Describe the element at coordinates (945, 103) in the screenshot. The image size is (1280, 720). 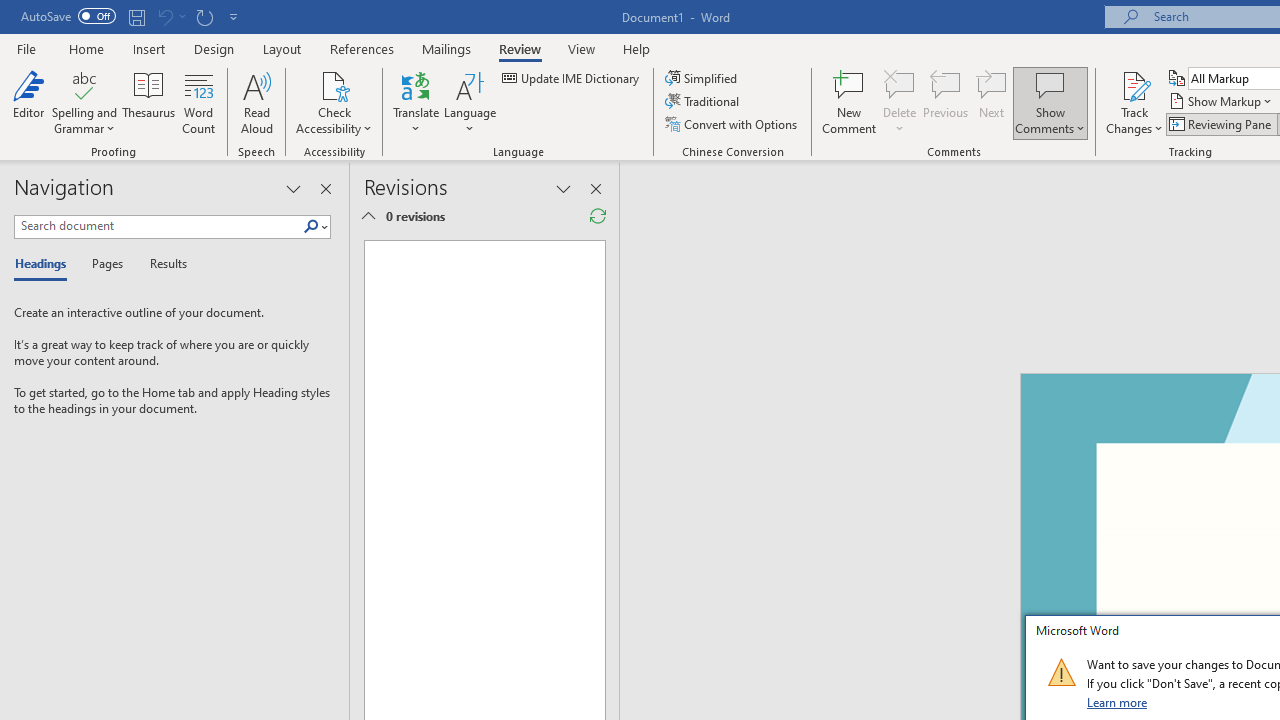
I see `'Previous'` at that location.